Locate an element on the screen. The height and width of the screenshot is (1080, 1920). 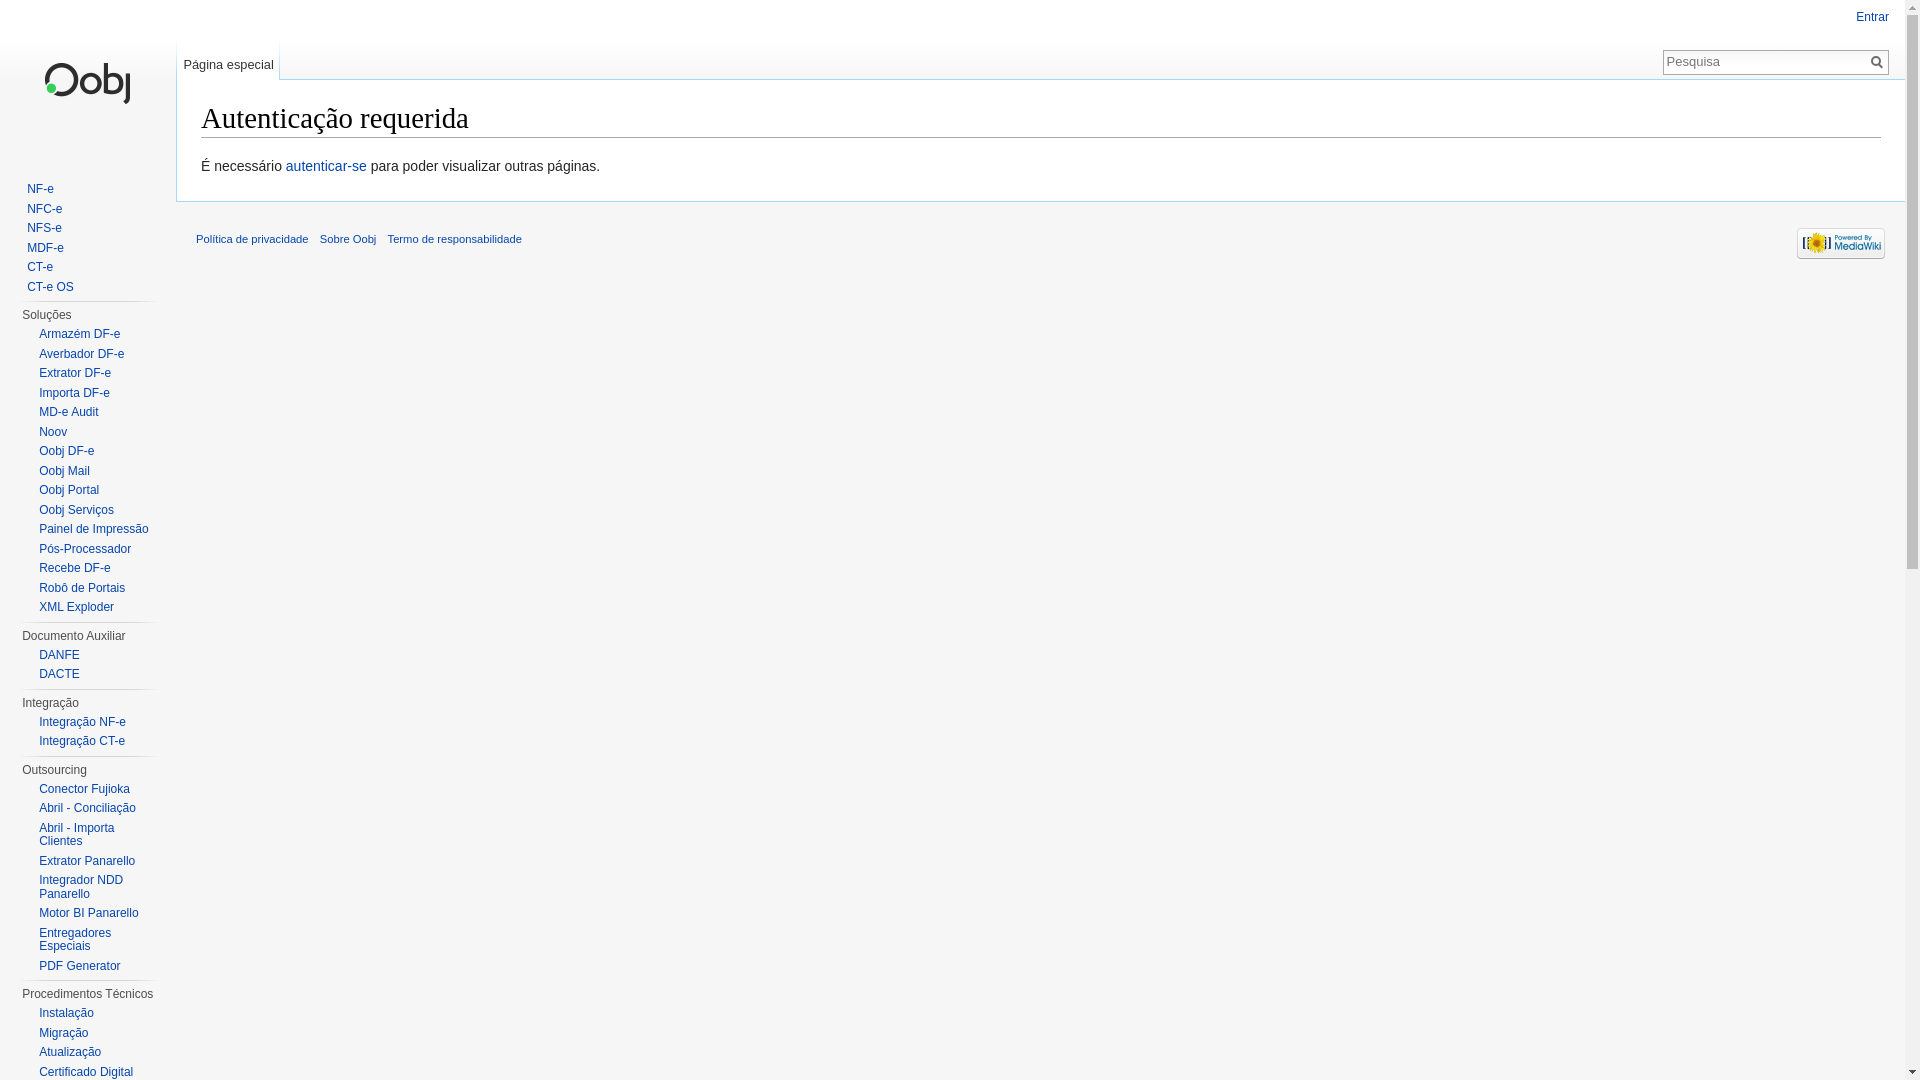
'Ir' is located at coordinates (1865, 60).